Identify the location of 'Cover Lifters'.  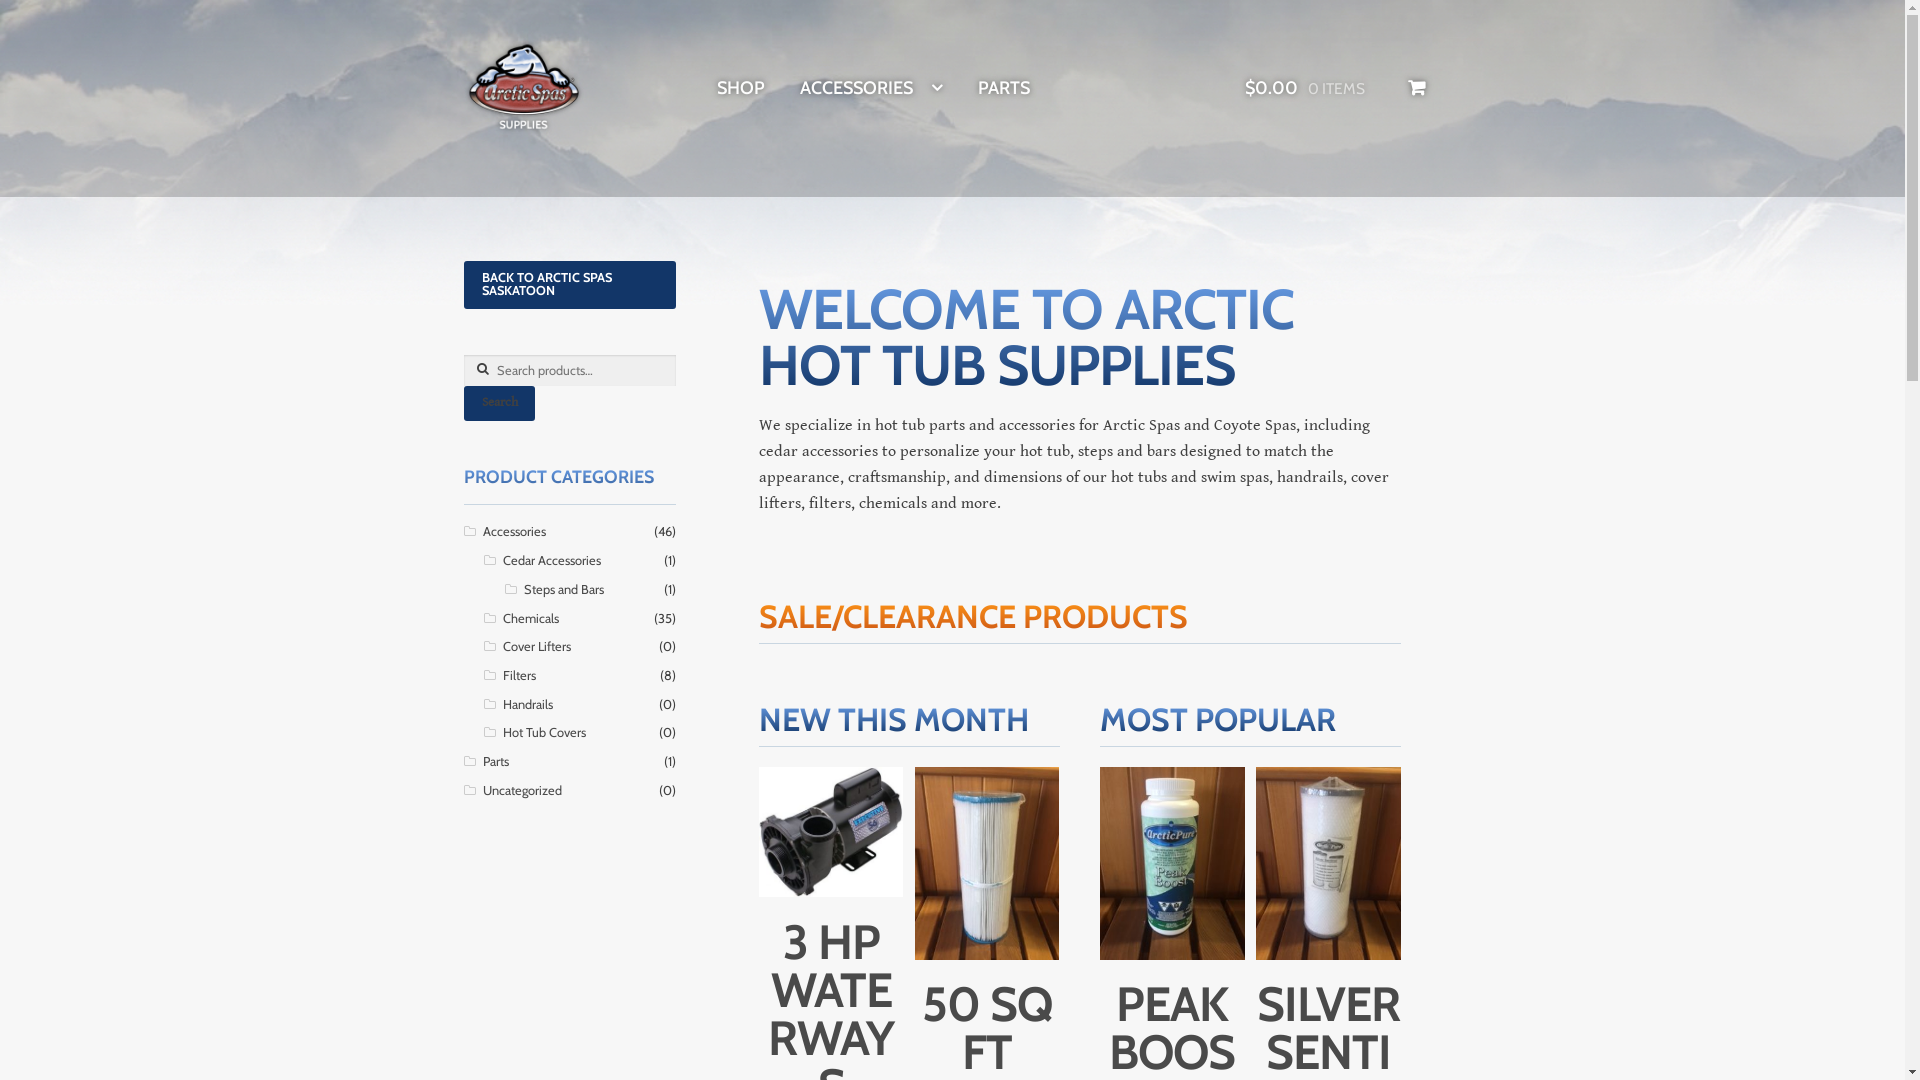
(503, 646).